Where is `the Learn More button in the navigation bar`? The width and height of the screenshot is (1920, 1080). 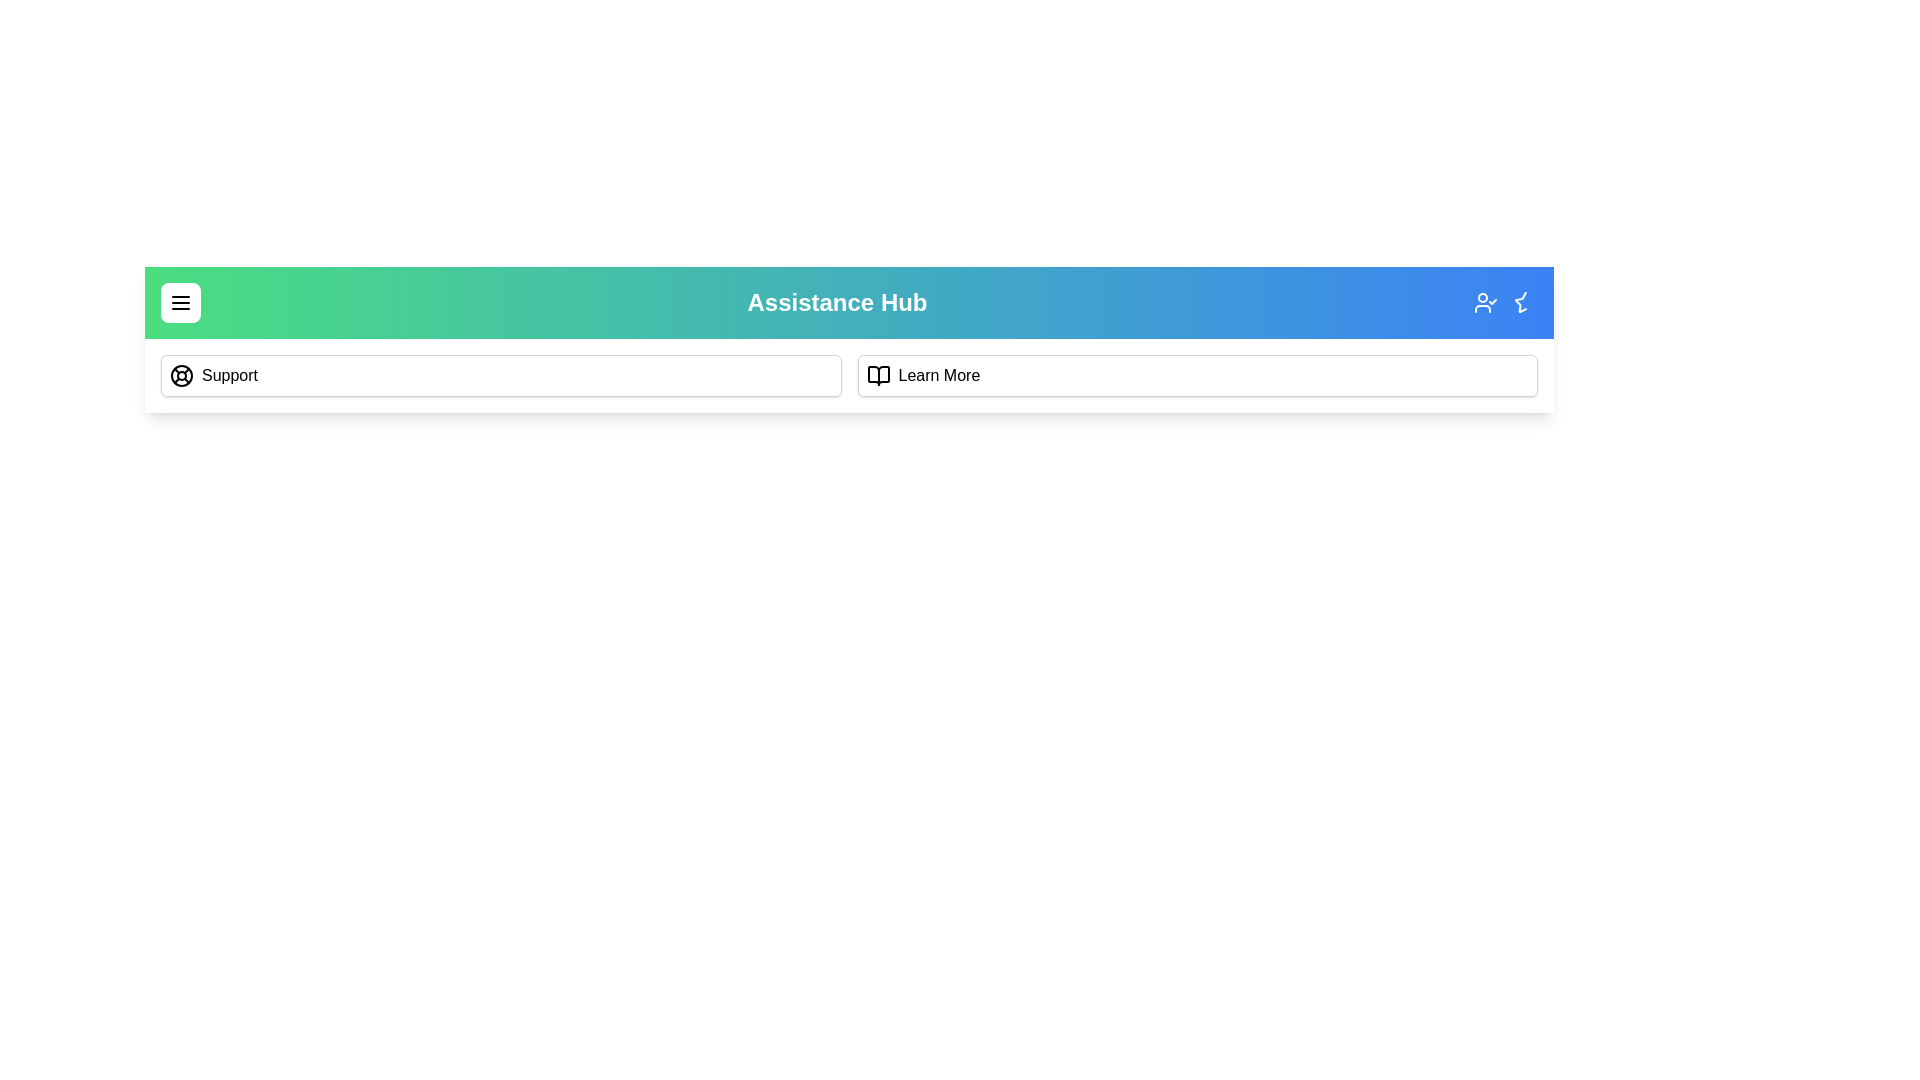
the Learn More button in the navigation bar is located at coordinates (1197, 375).